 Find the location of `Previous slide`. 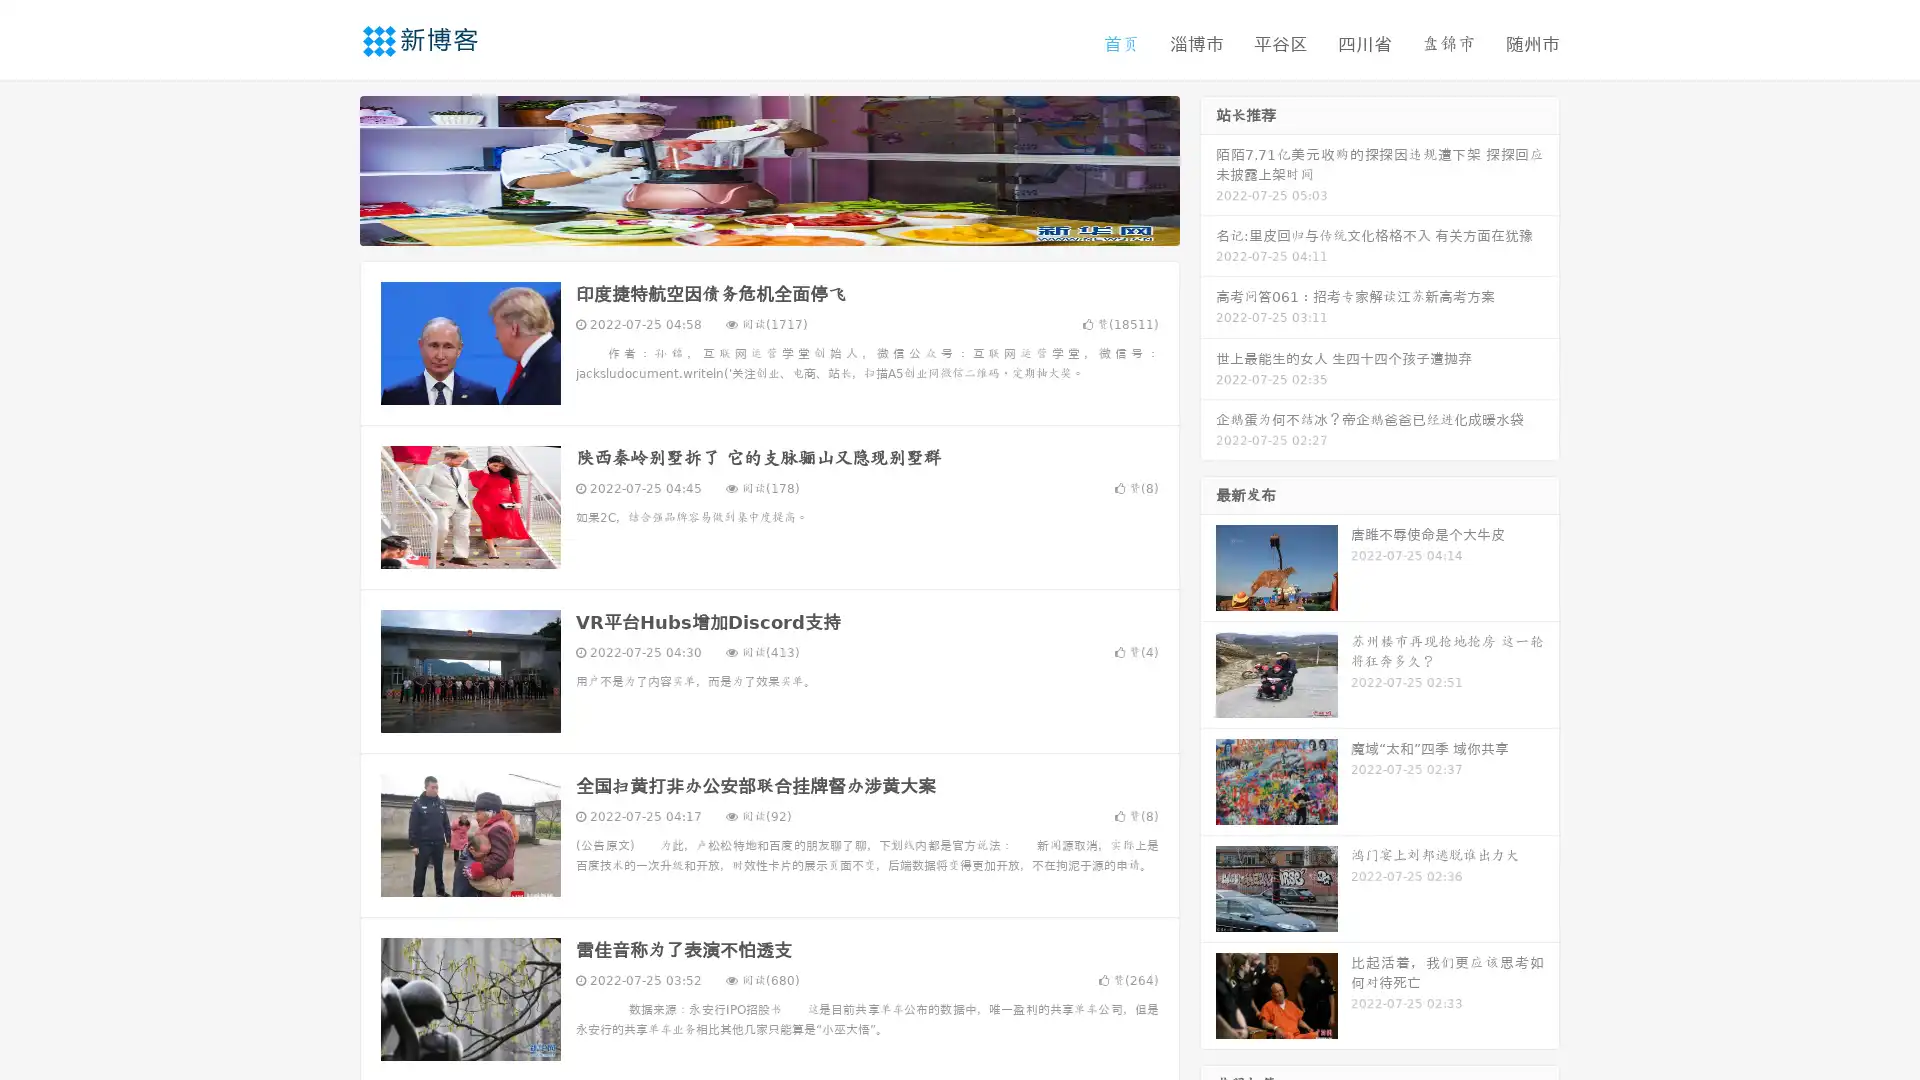

Previous slide is located at coordinates (330, 168).